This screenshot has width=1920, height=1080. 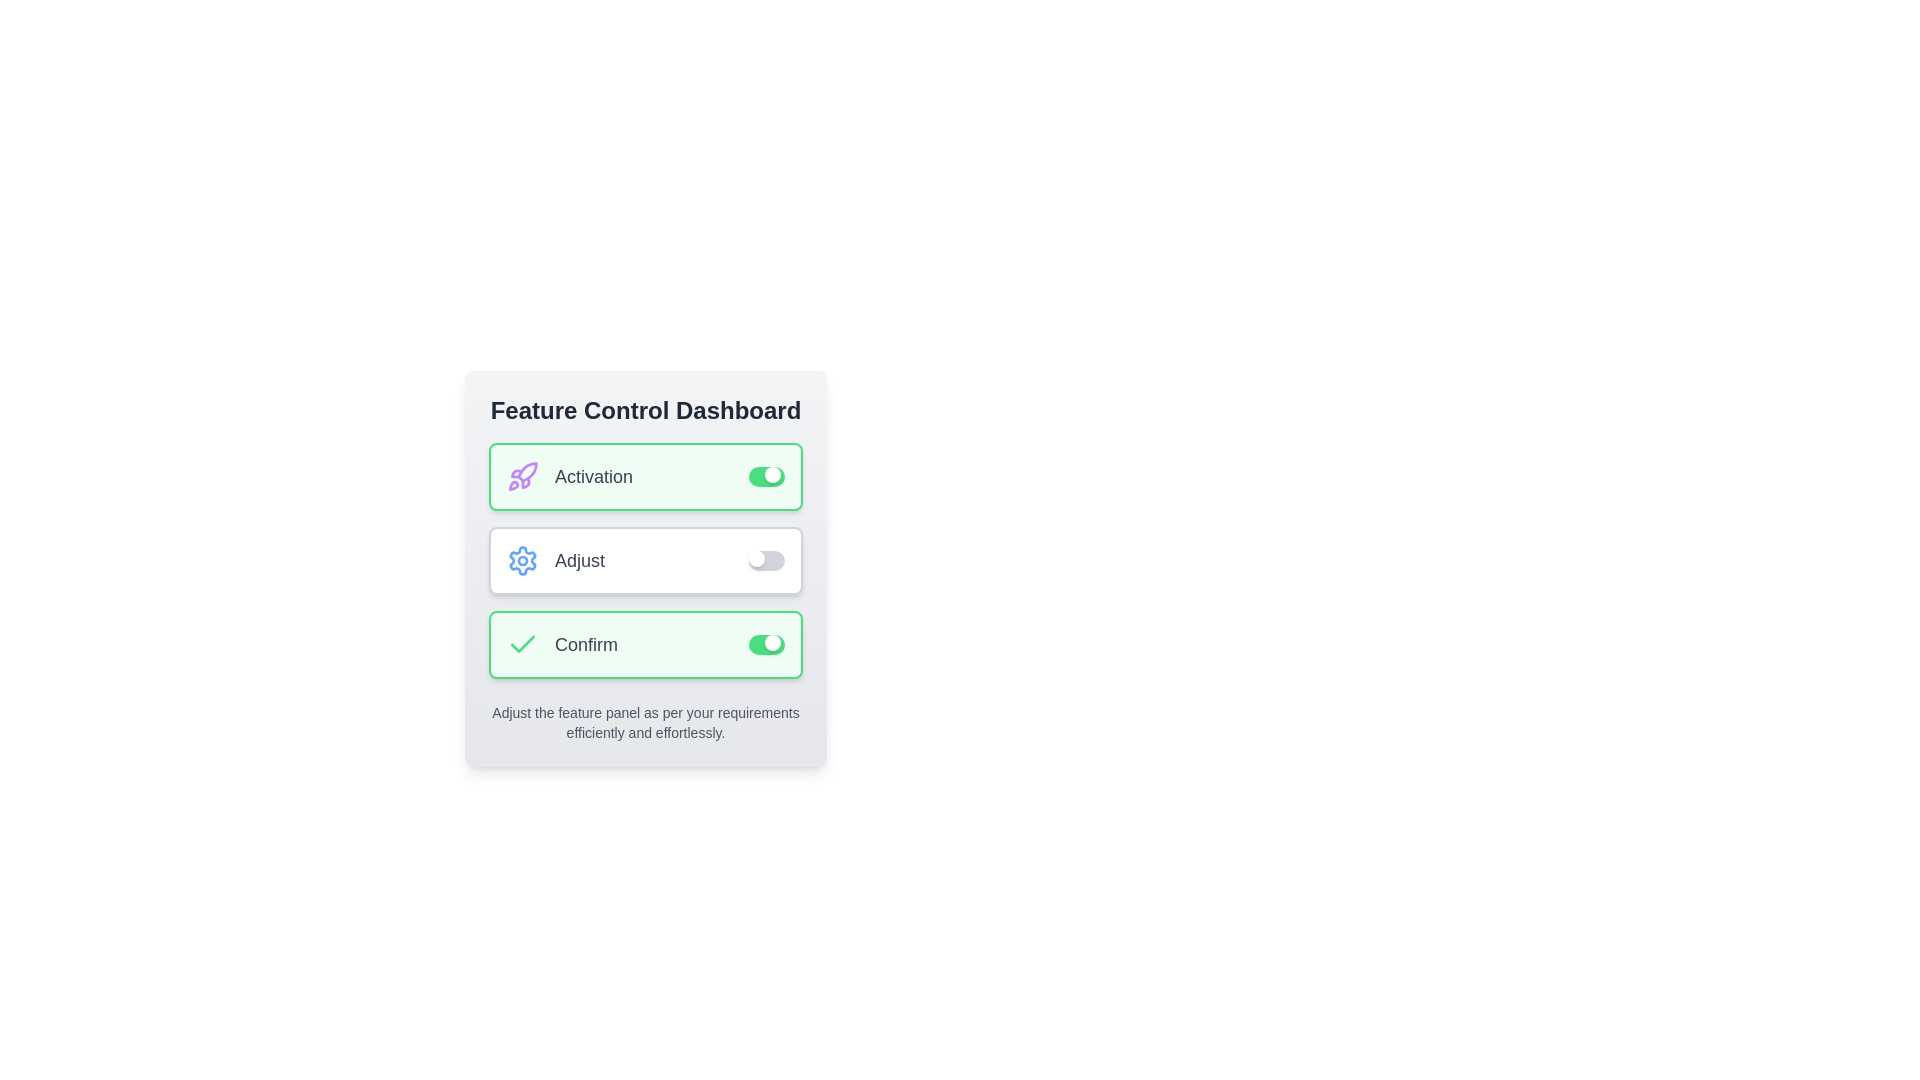 What do you see at coordinates (766, 644) in the screenshot?
I see `the toggle switch for the 'Confirm' feature` at bounding box center [766, 644].